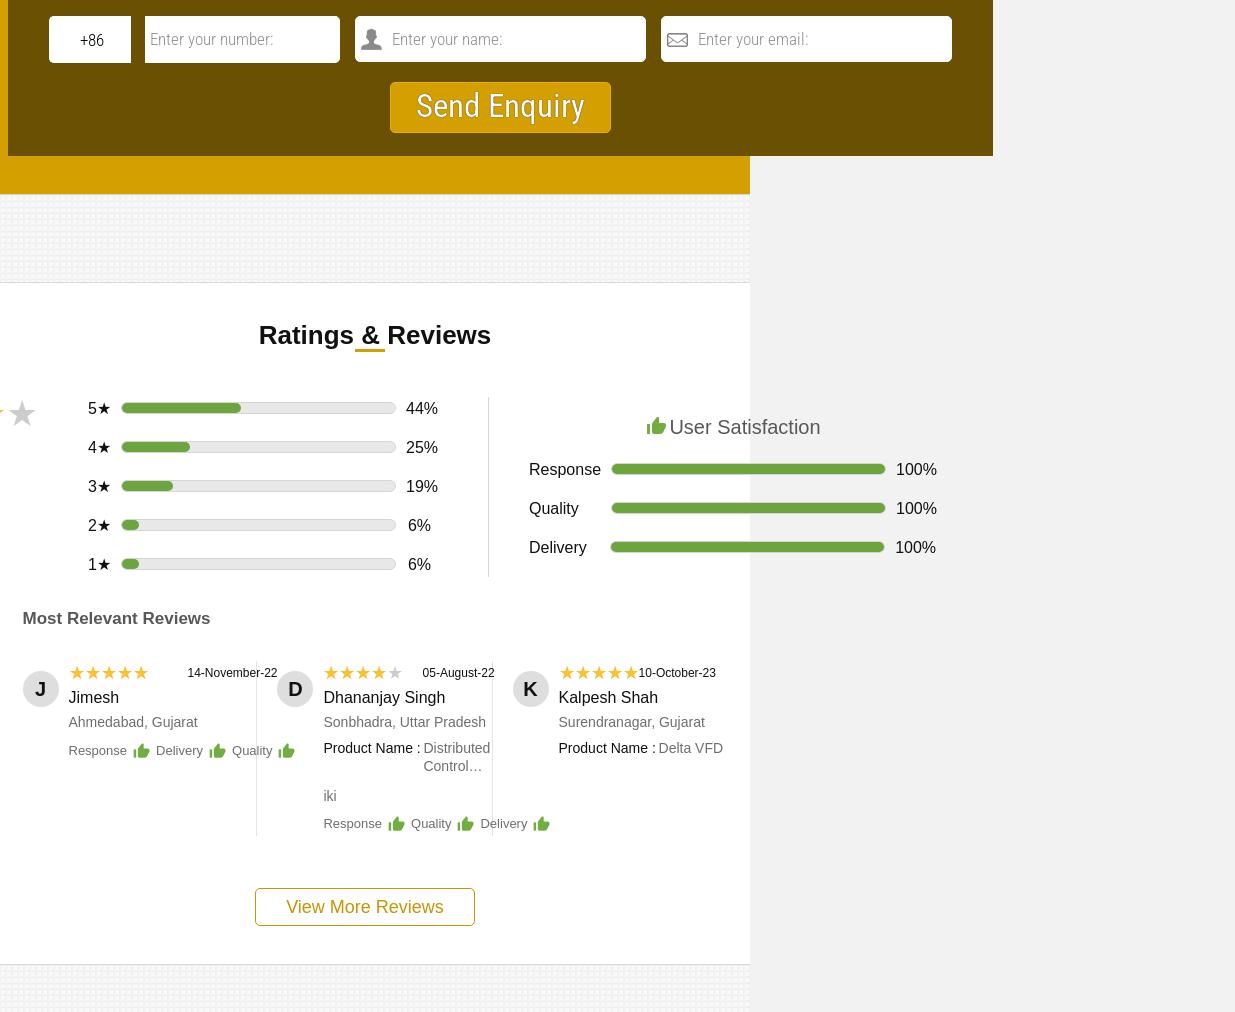 This screenshot has height=1012, width=1235. What do you see at coordinates (374, 333) in the screenshot?
I see `'Ratings & Reviews'` at bounding box center [374, 333].